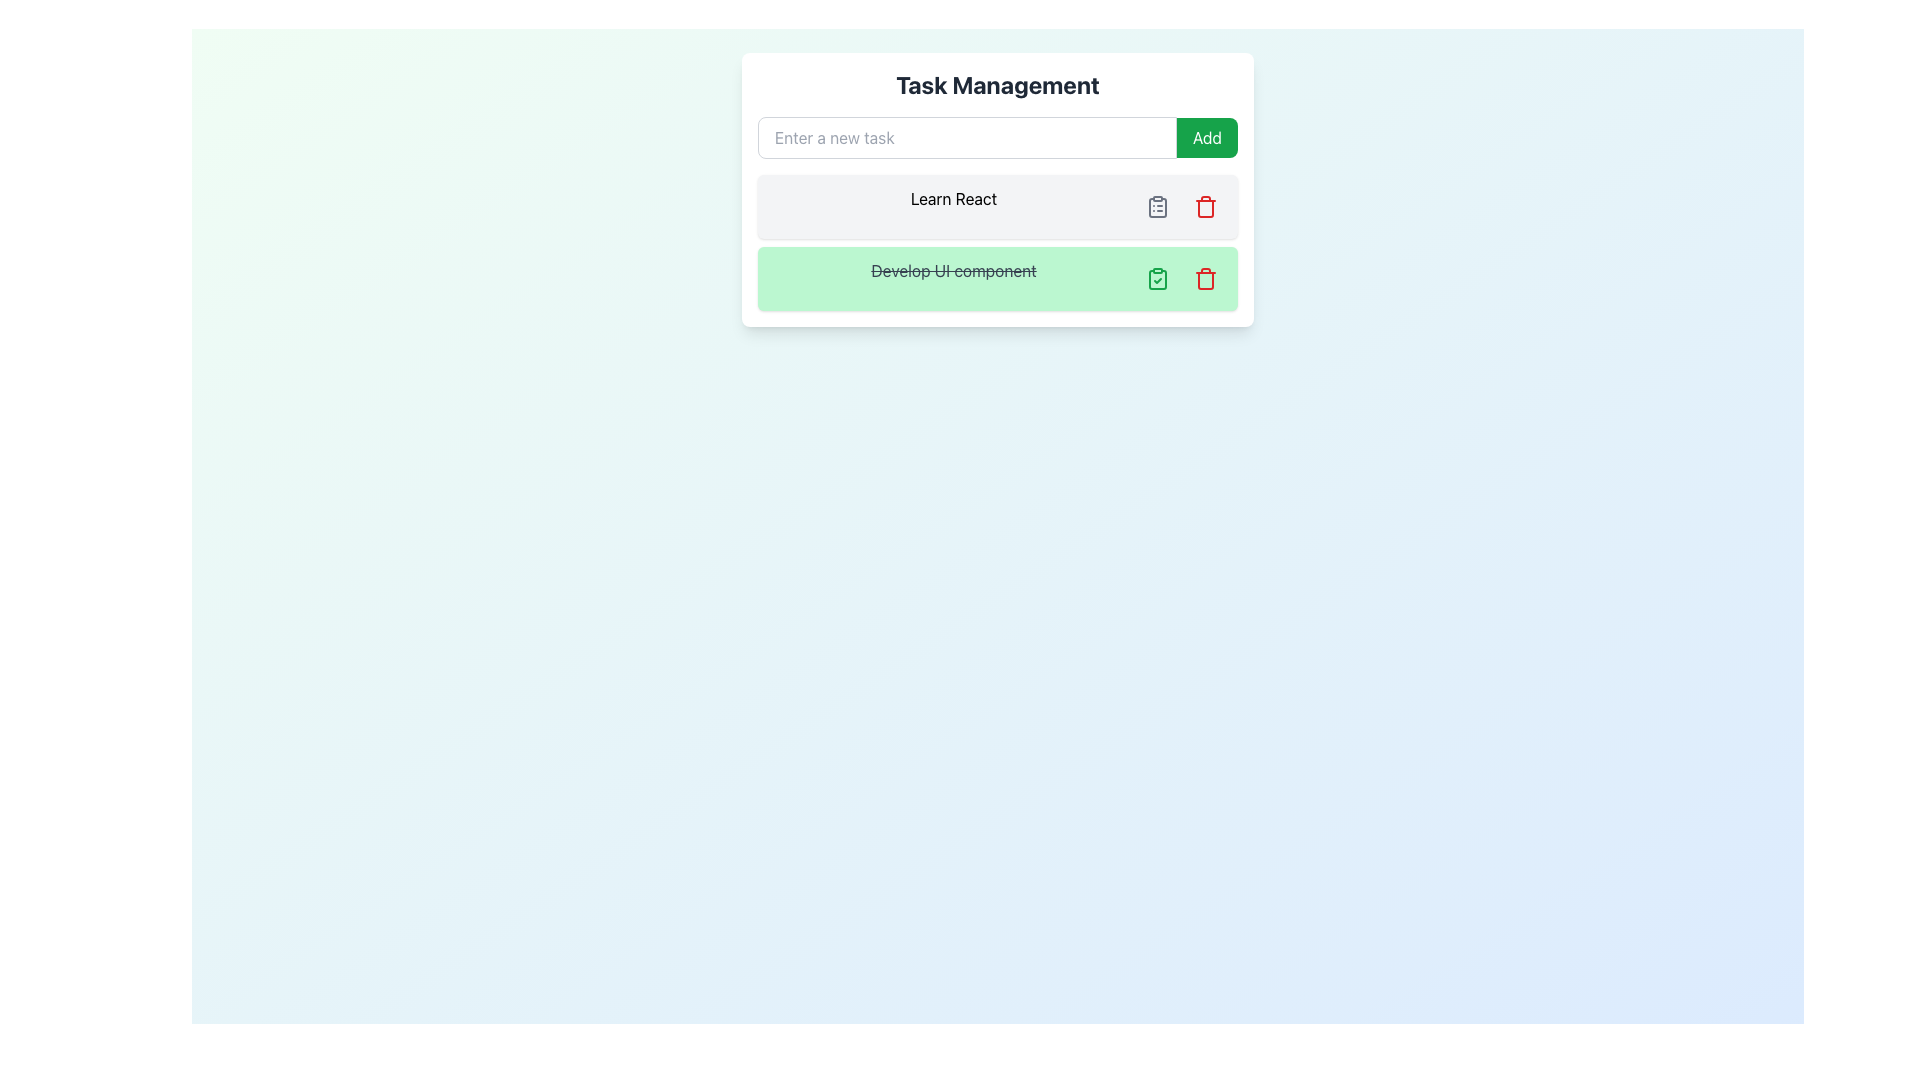 The height and width of the screenshot is (1080, 1920). Describe the element at coordinates (1204, 278) in the screenshot. I see `the red-bordered trash can icon` at that location.